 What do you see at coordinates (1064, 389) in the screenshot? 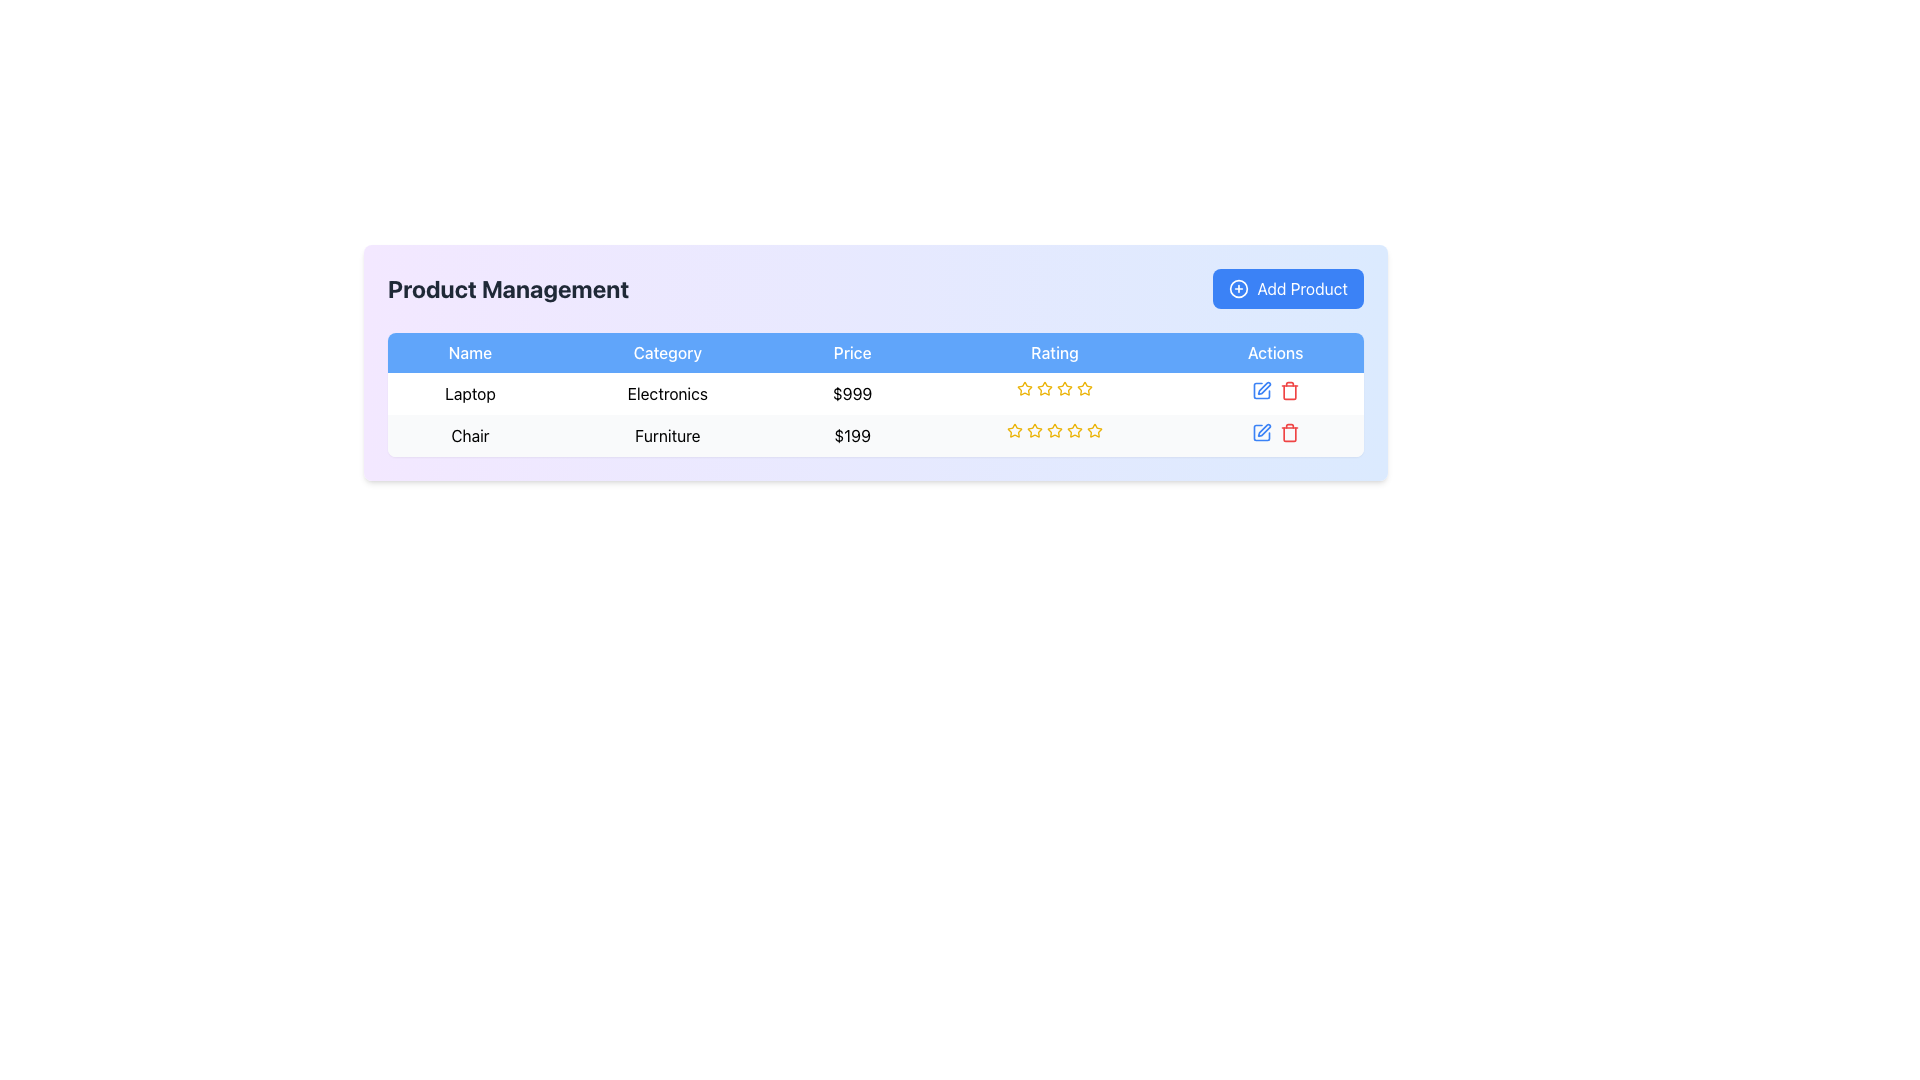
I see `the fifth yellow star icon in the fourth row of the rating section of the table` at bounding box center [1064, 389].